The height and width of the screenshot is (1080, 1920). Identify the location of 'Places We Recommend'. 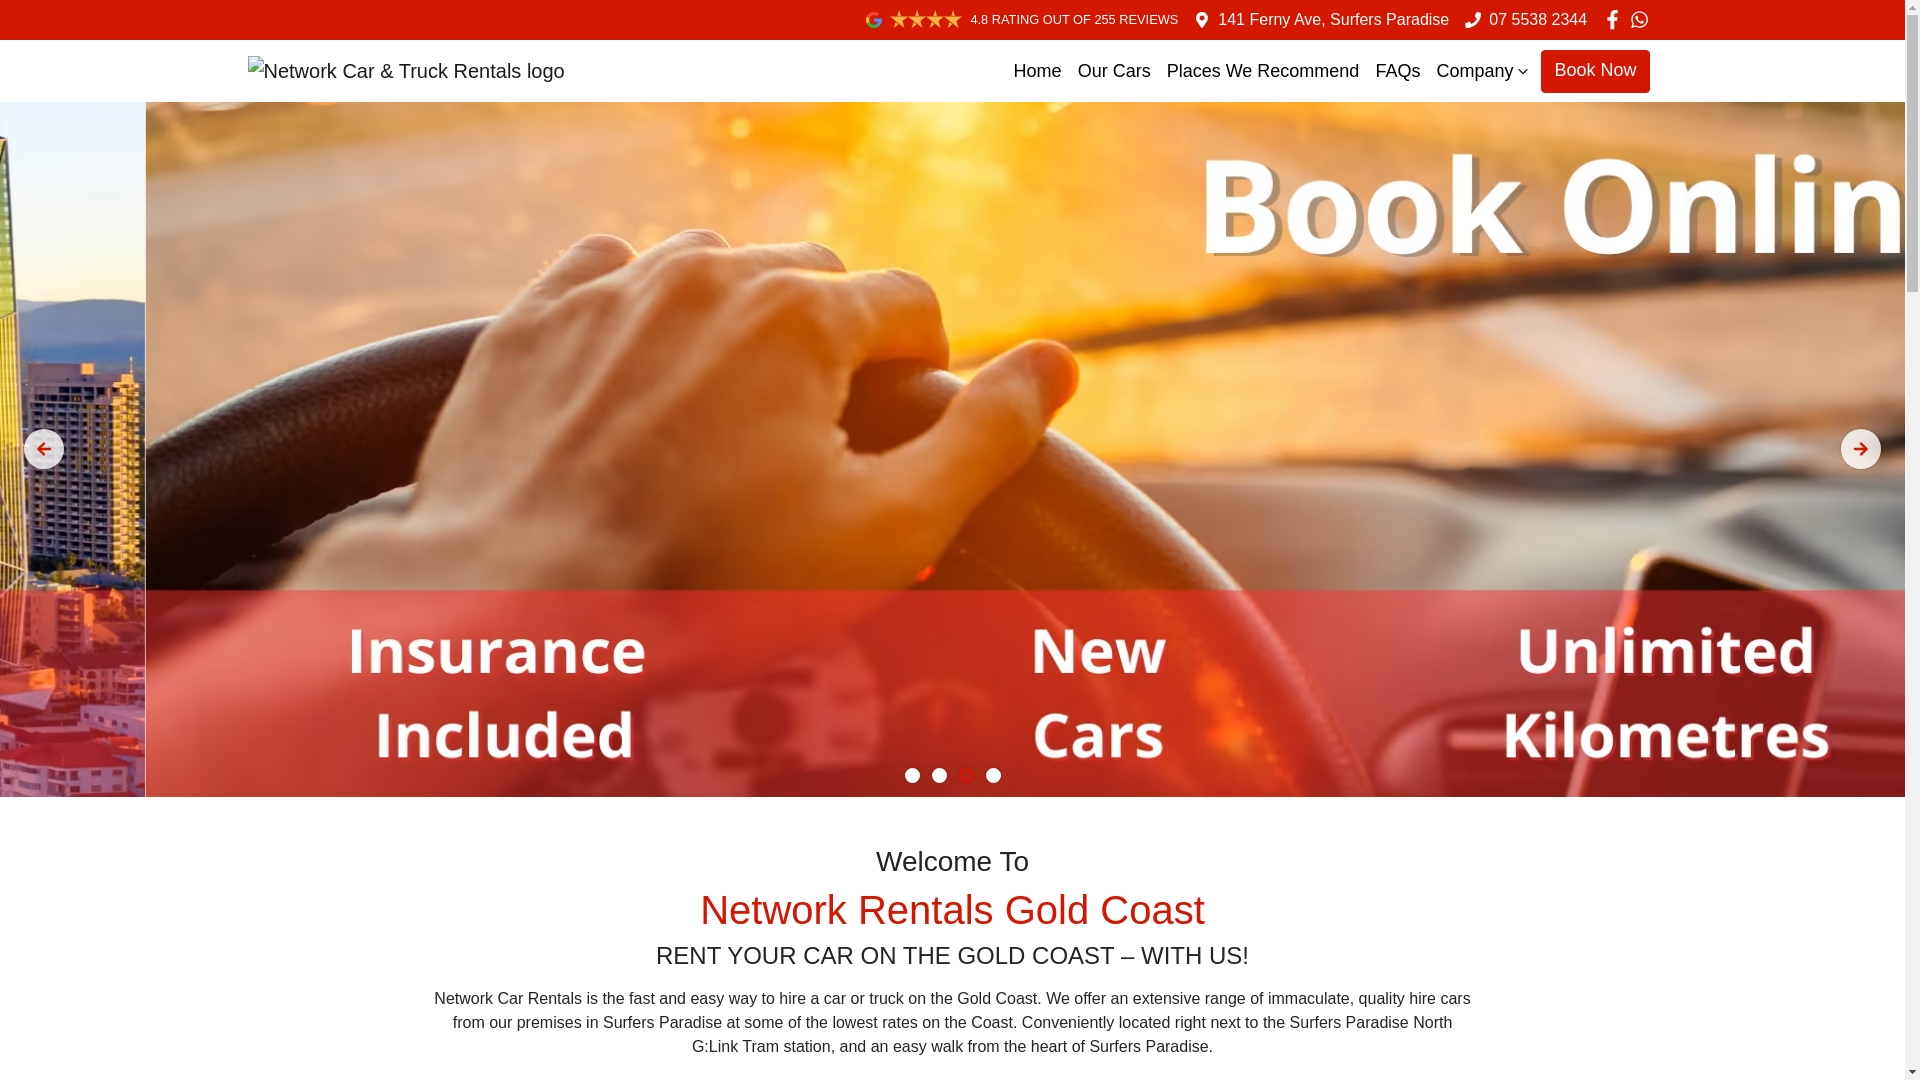
(1262, 70).